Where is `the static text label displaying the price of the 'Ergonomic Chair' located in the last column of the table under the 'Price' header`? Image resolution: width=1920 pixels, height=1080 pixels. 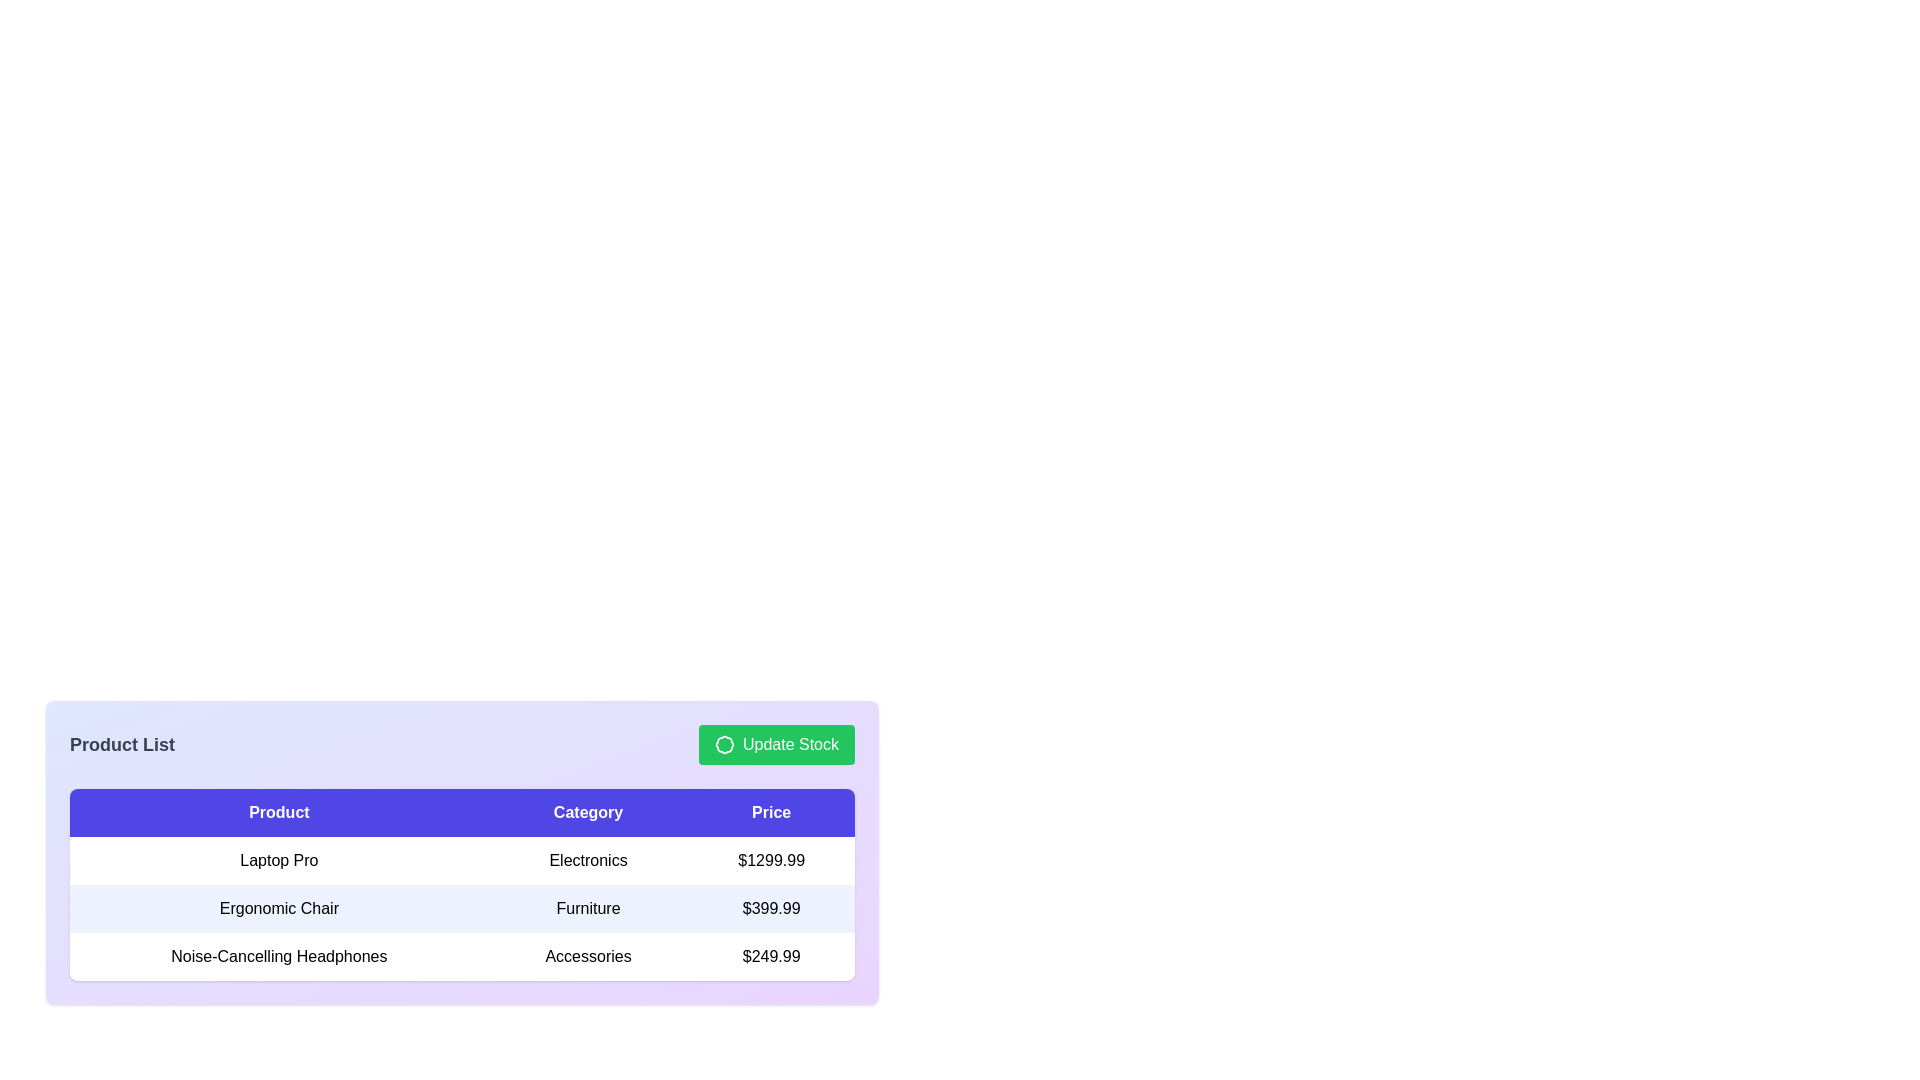
the static text label displaying the price of the 'Ergonomic Chair' located in the last column of the table under the 'Price' header is located at coordinates (770, 909).